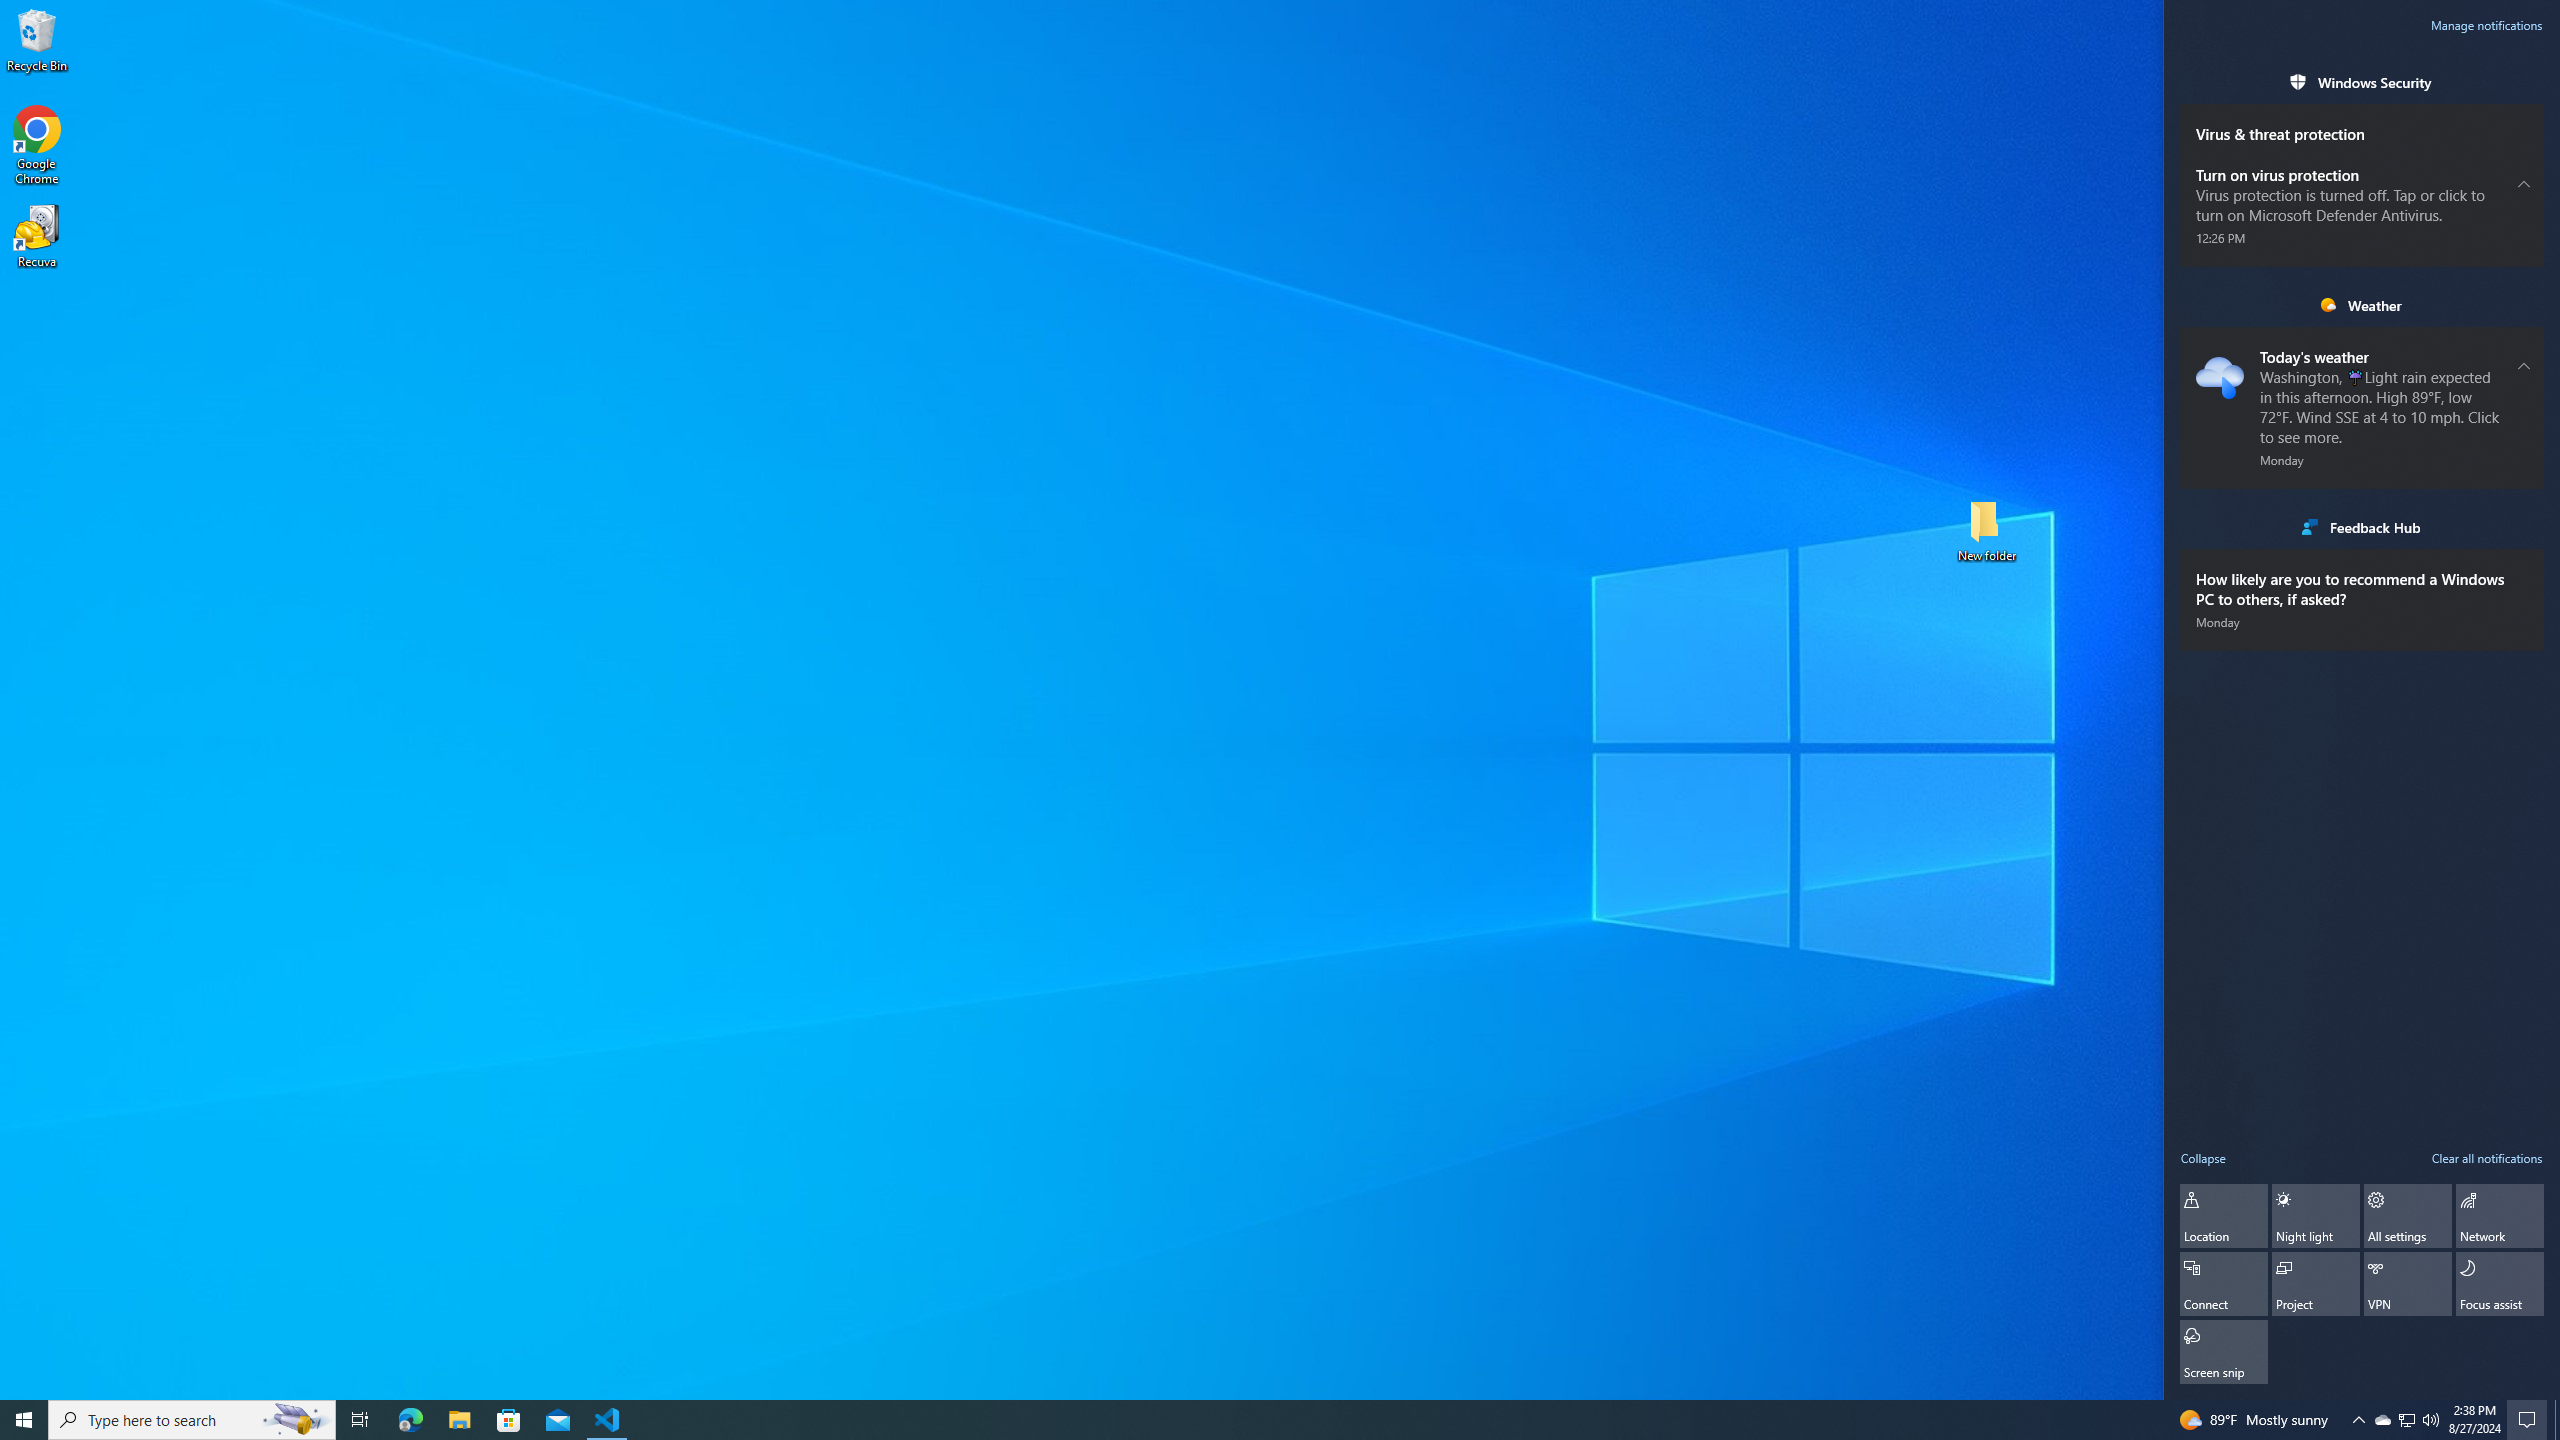  I want to click on 'Task View', so click(358, 1418).